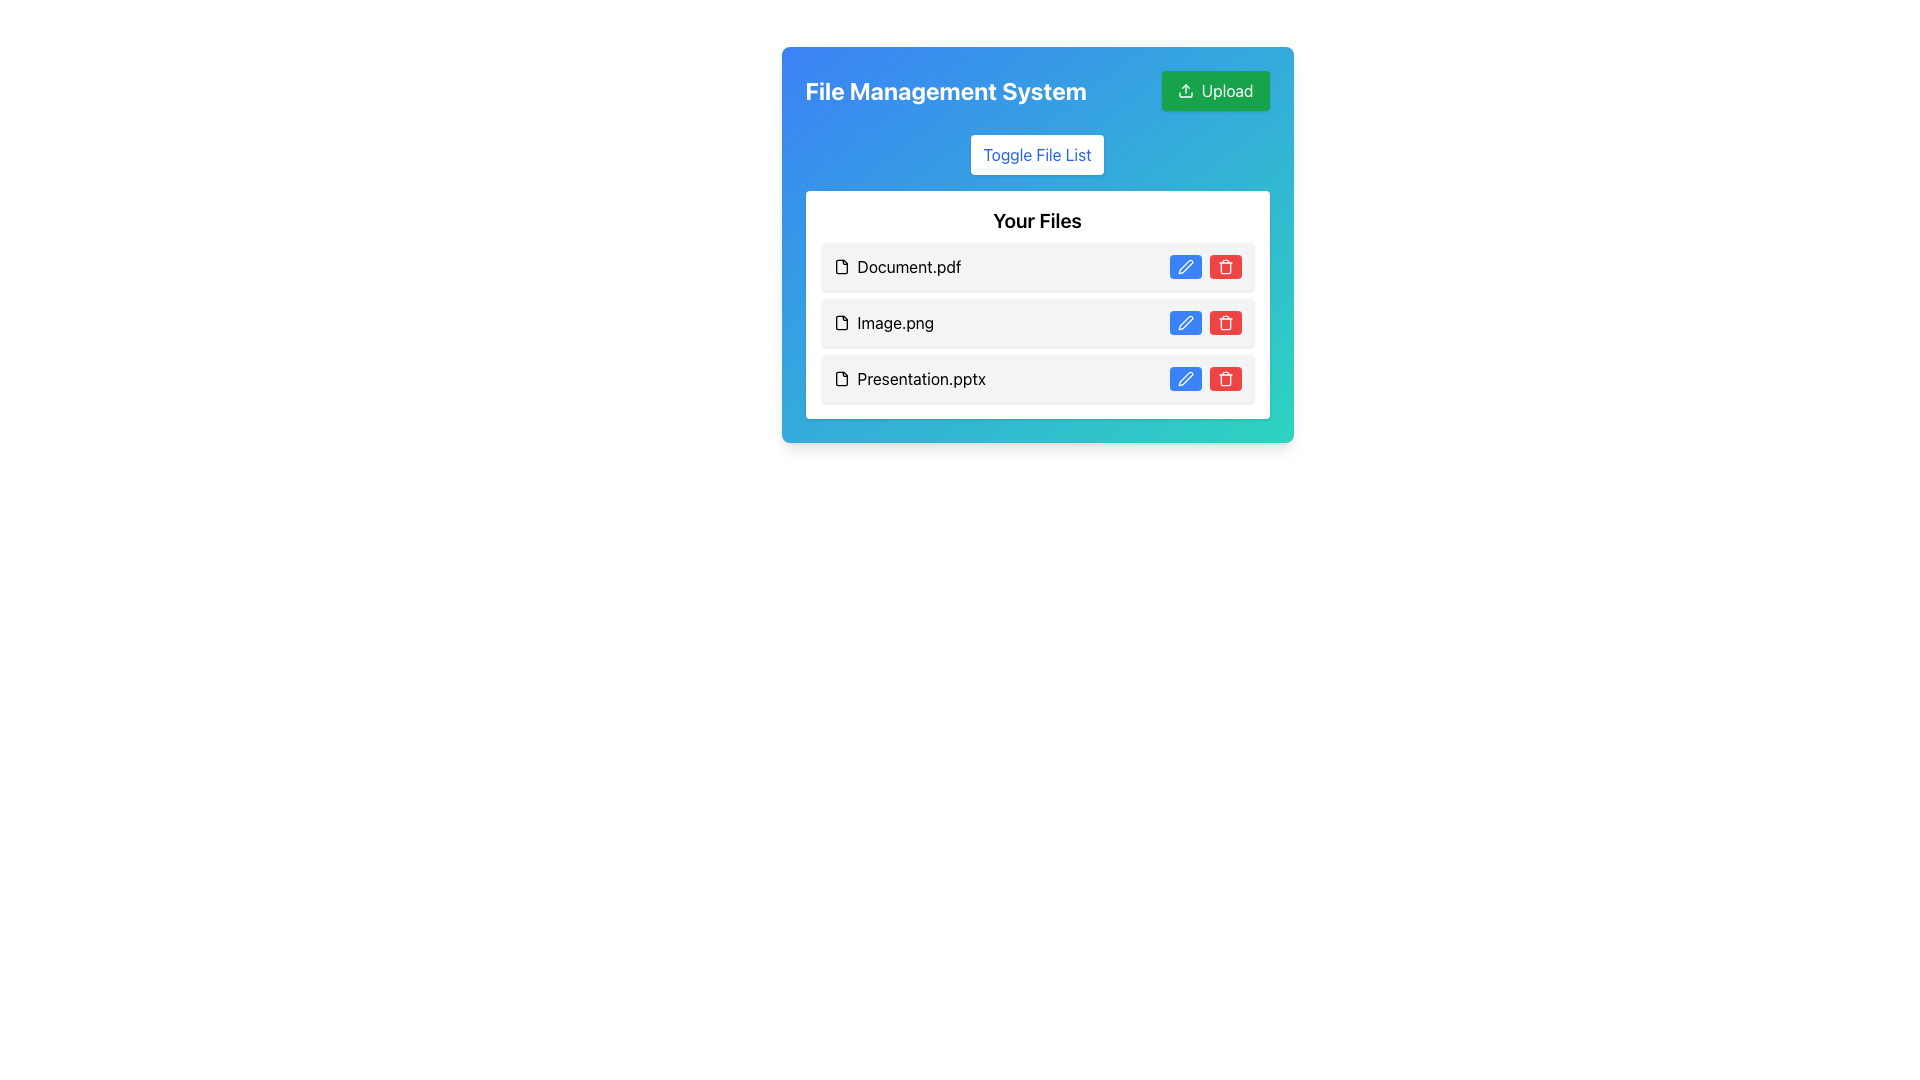 The image size is (1920, 1080). Describe the element at coordinates (896, 265) in the screenshot. I see `the file row containing the text label 'Document.pdf' in the file management system interface` at that location.